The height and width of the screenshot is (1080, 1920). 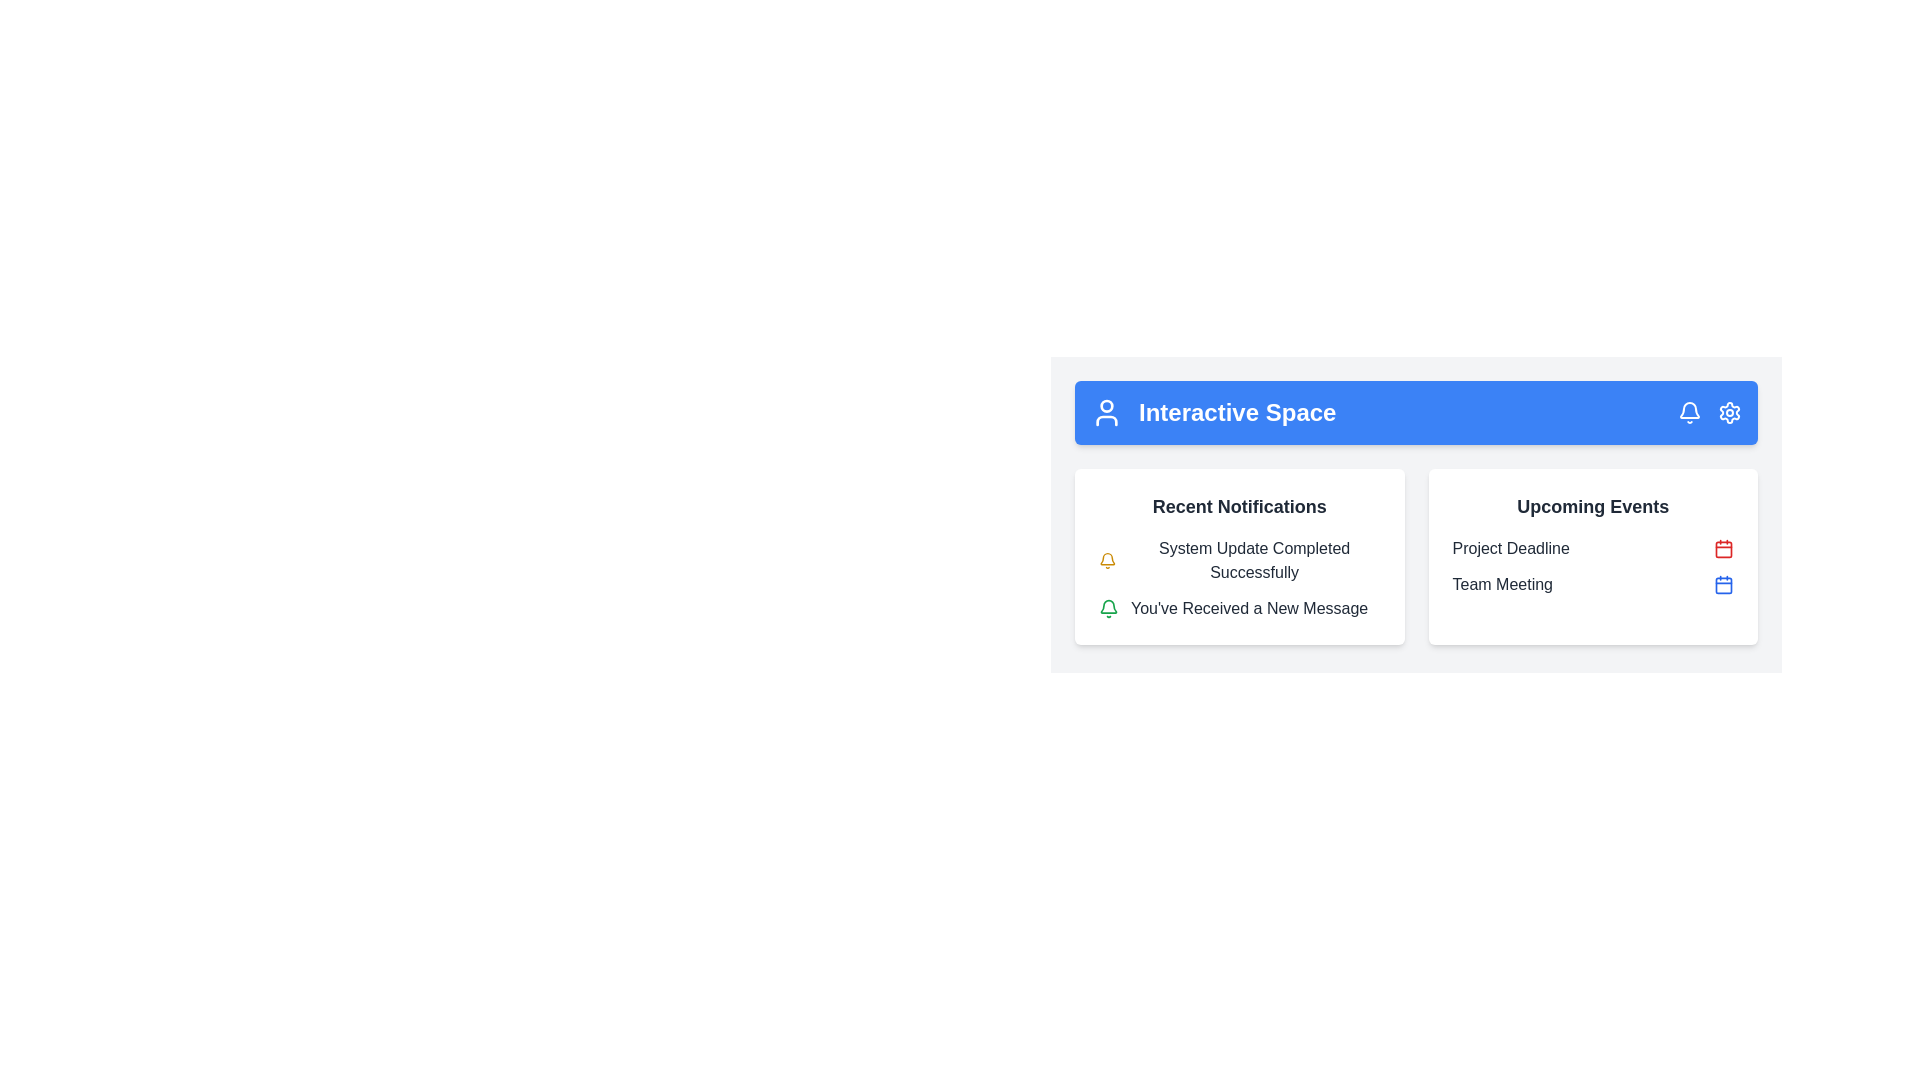 What do you see at coordinates (1238, 578) in the screenshot?
I see `the Notification list containing the messages 'System Update Completed Successfully' and 'You've Received a New Message' within the 'Recent Notifications' card` at bounding box center [1238, 578].